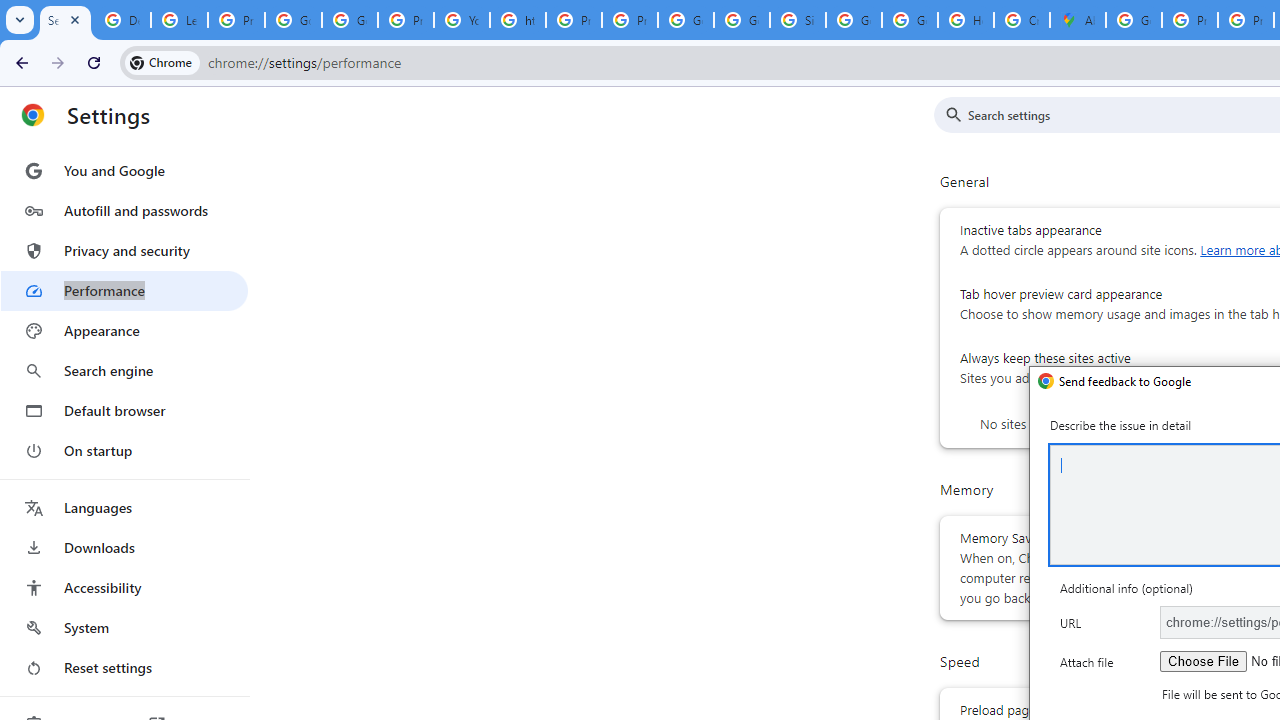  I want to click on 'Appearance', so click(123, 330).